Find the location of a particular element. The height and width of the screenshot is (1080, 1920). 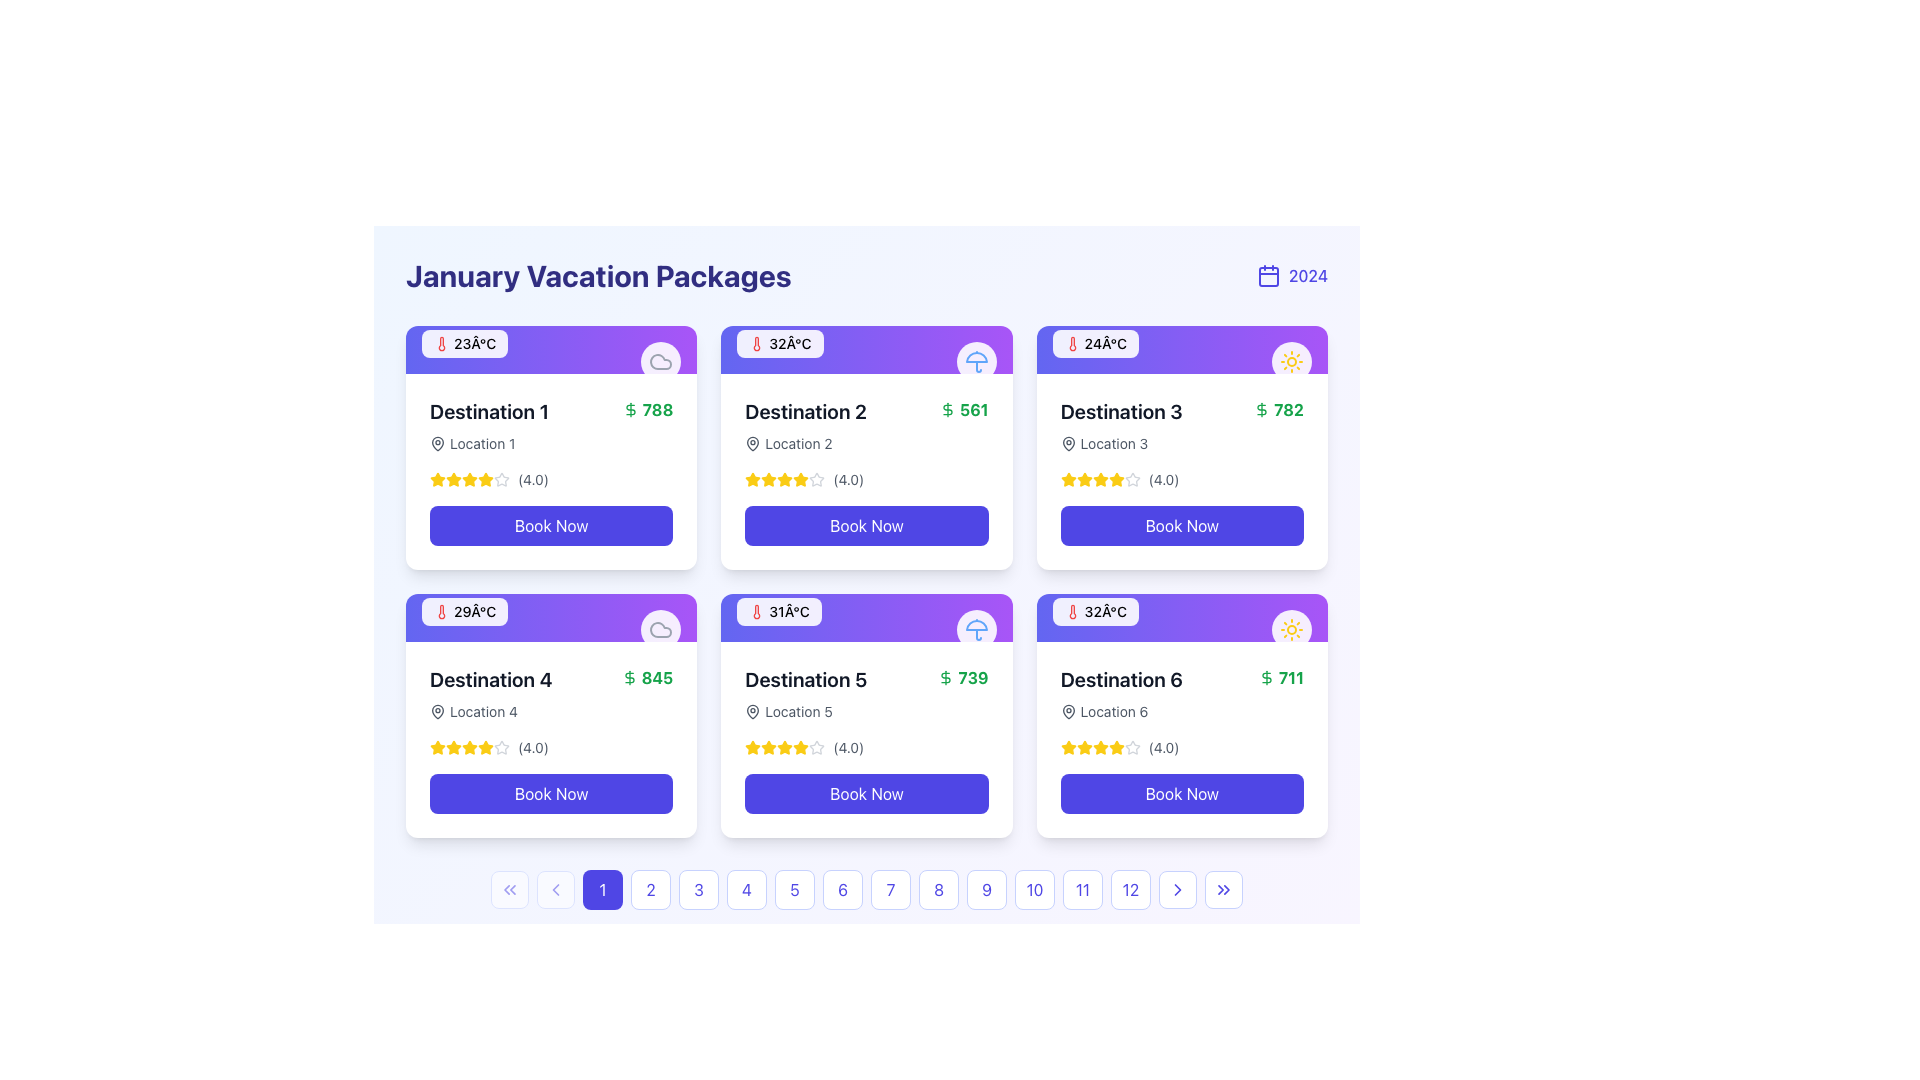

temperature value displayed on the Text label associated with the Destination 5 vacation package, located in the bottom-left corner of the fifth vacation package card is located at coordinates (788, 611).